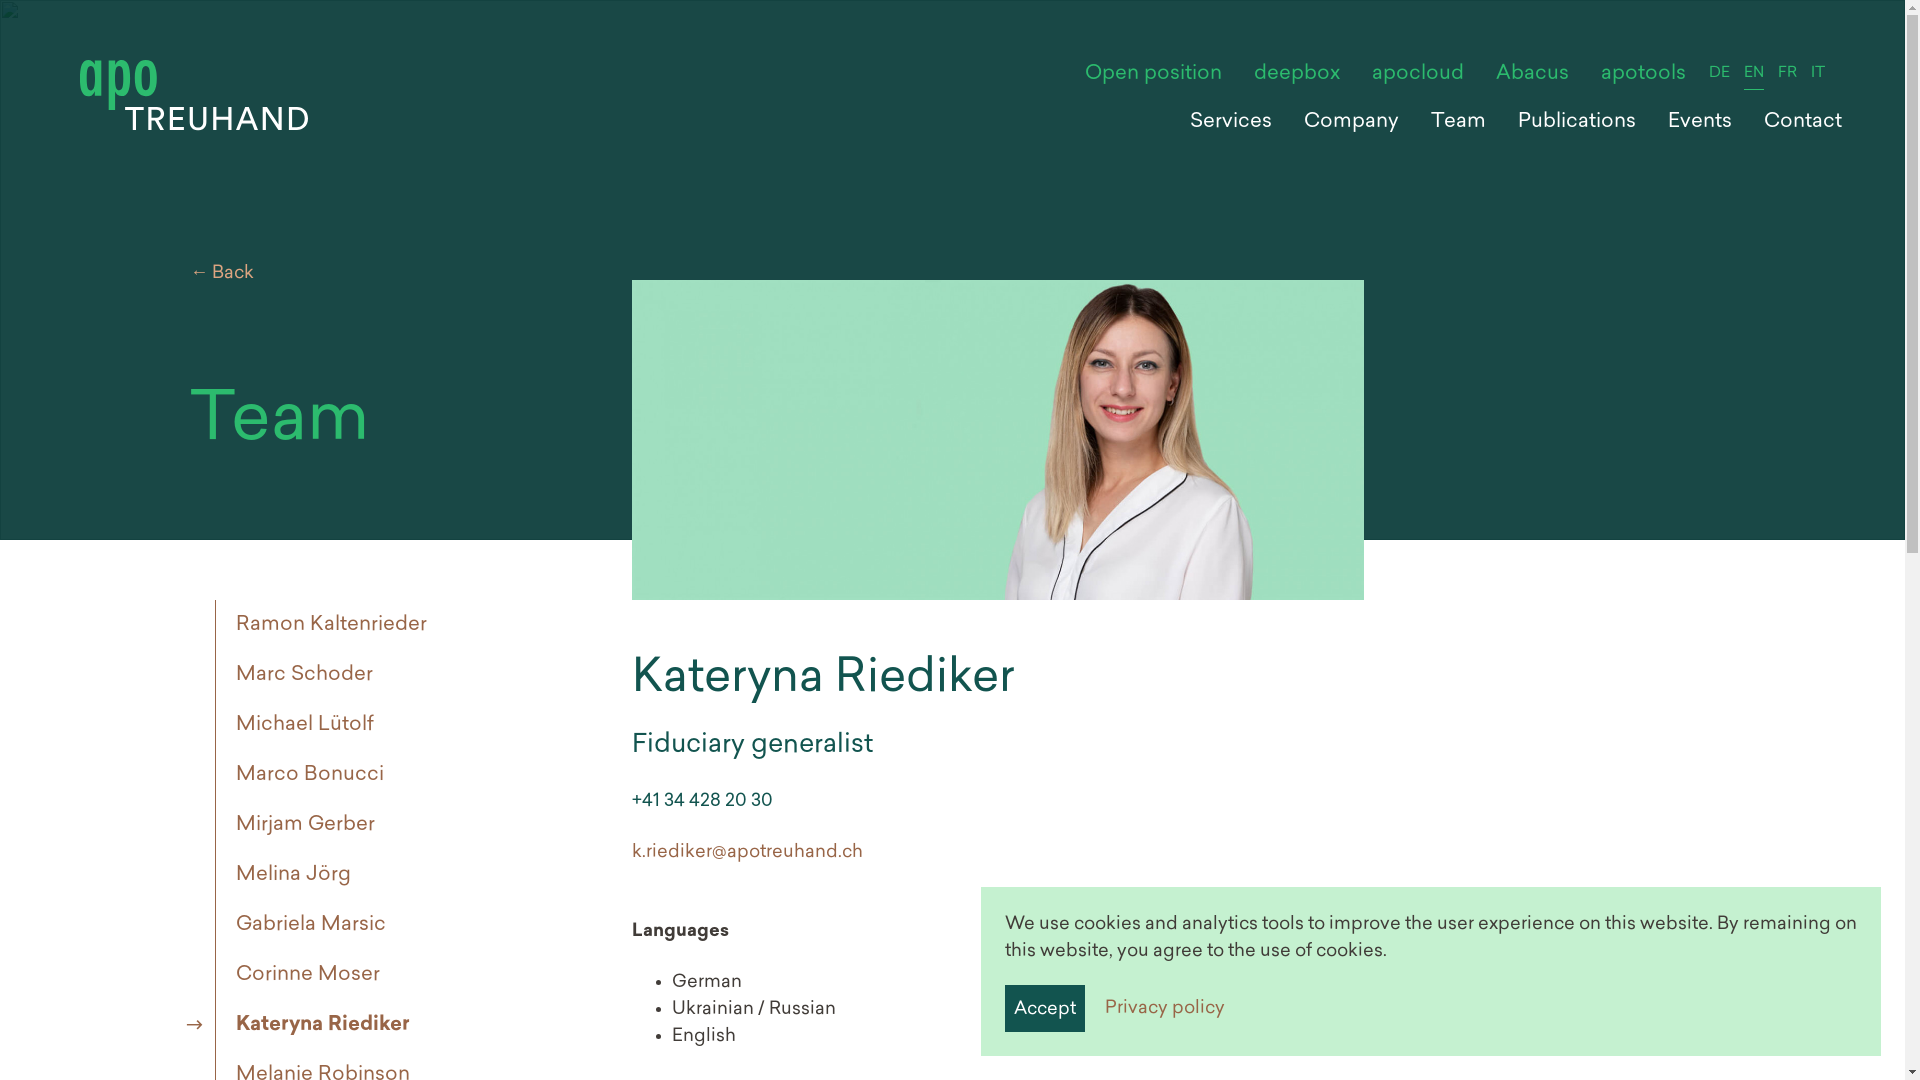 The height and width of the screenshot is (1080, 1920). I want to click on 'deepbox', so click(1296, 72).